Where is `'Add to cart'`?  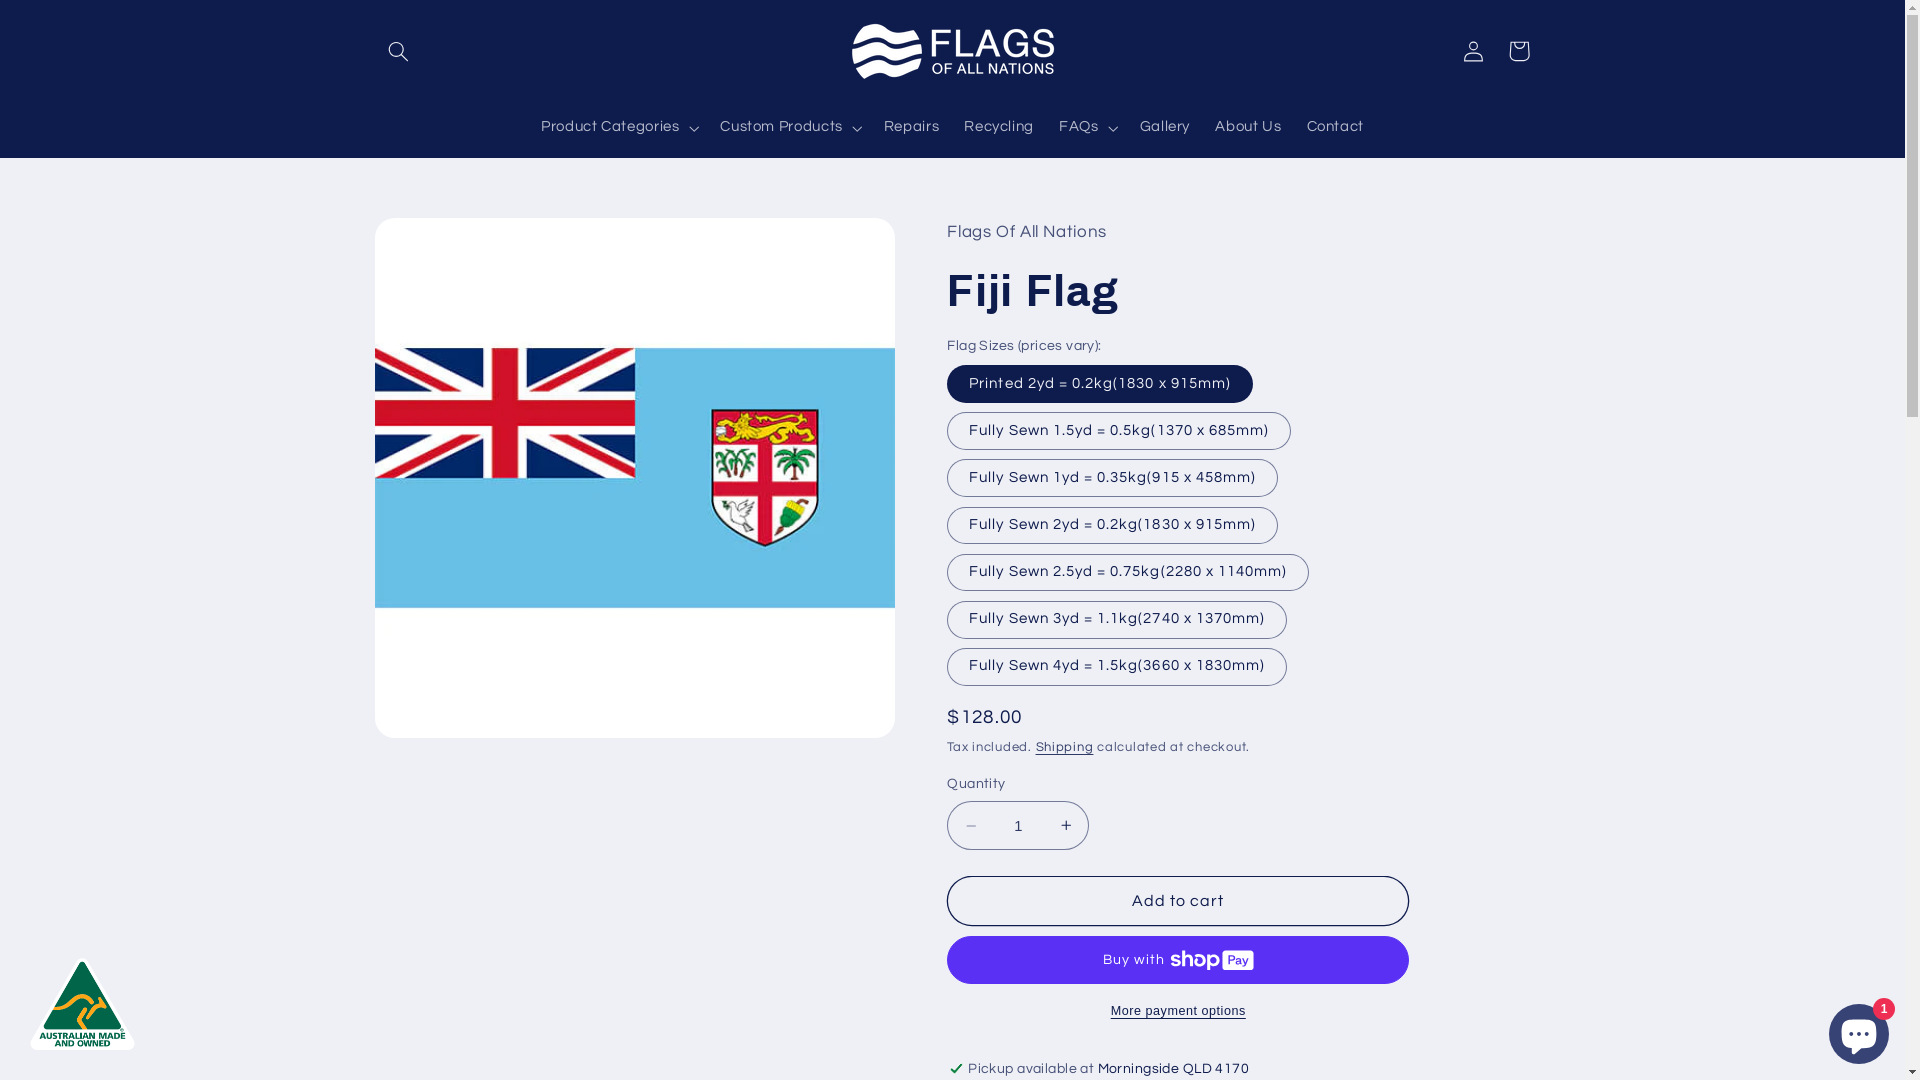
'Add to cart' is located at coordinates (1177, 900).